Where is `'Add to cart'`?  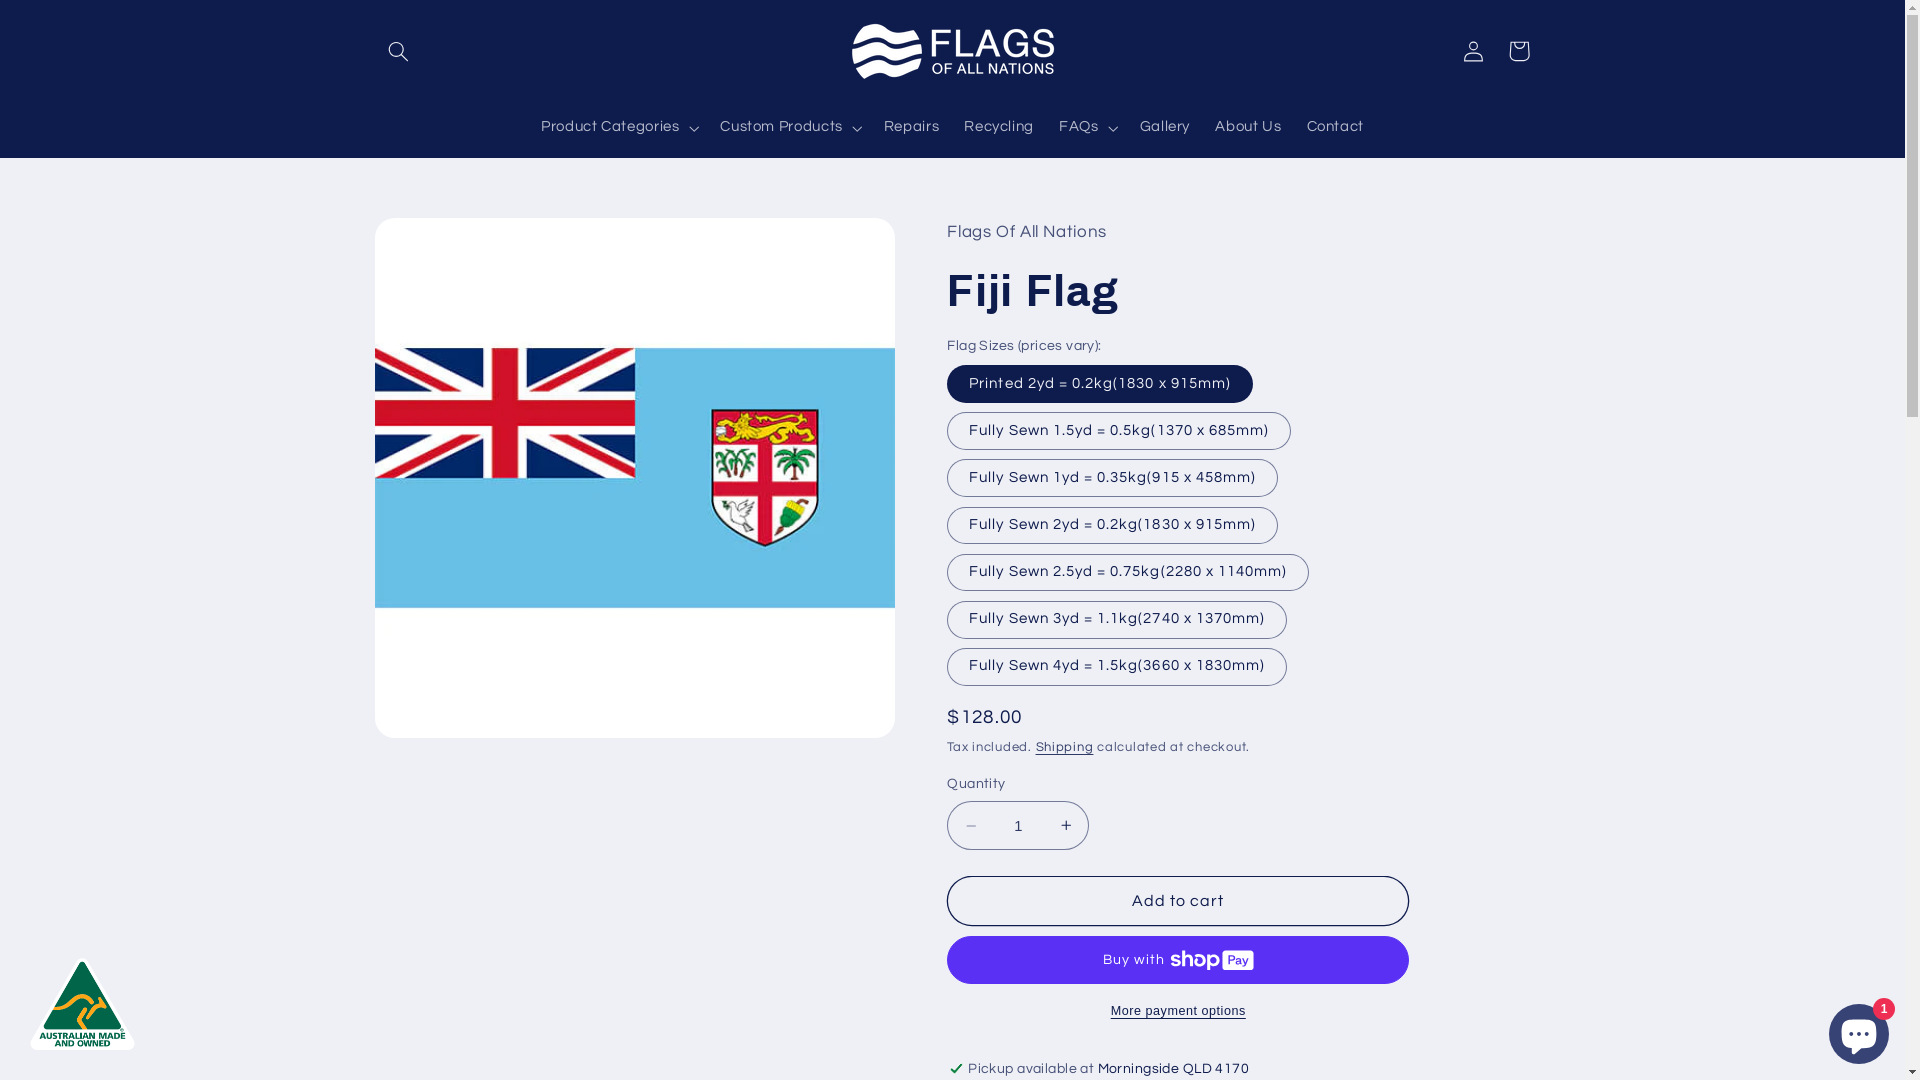
'Add to cart' is located at coordinates (1177, 900).